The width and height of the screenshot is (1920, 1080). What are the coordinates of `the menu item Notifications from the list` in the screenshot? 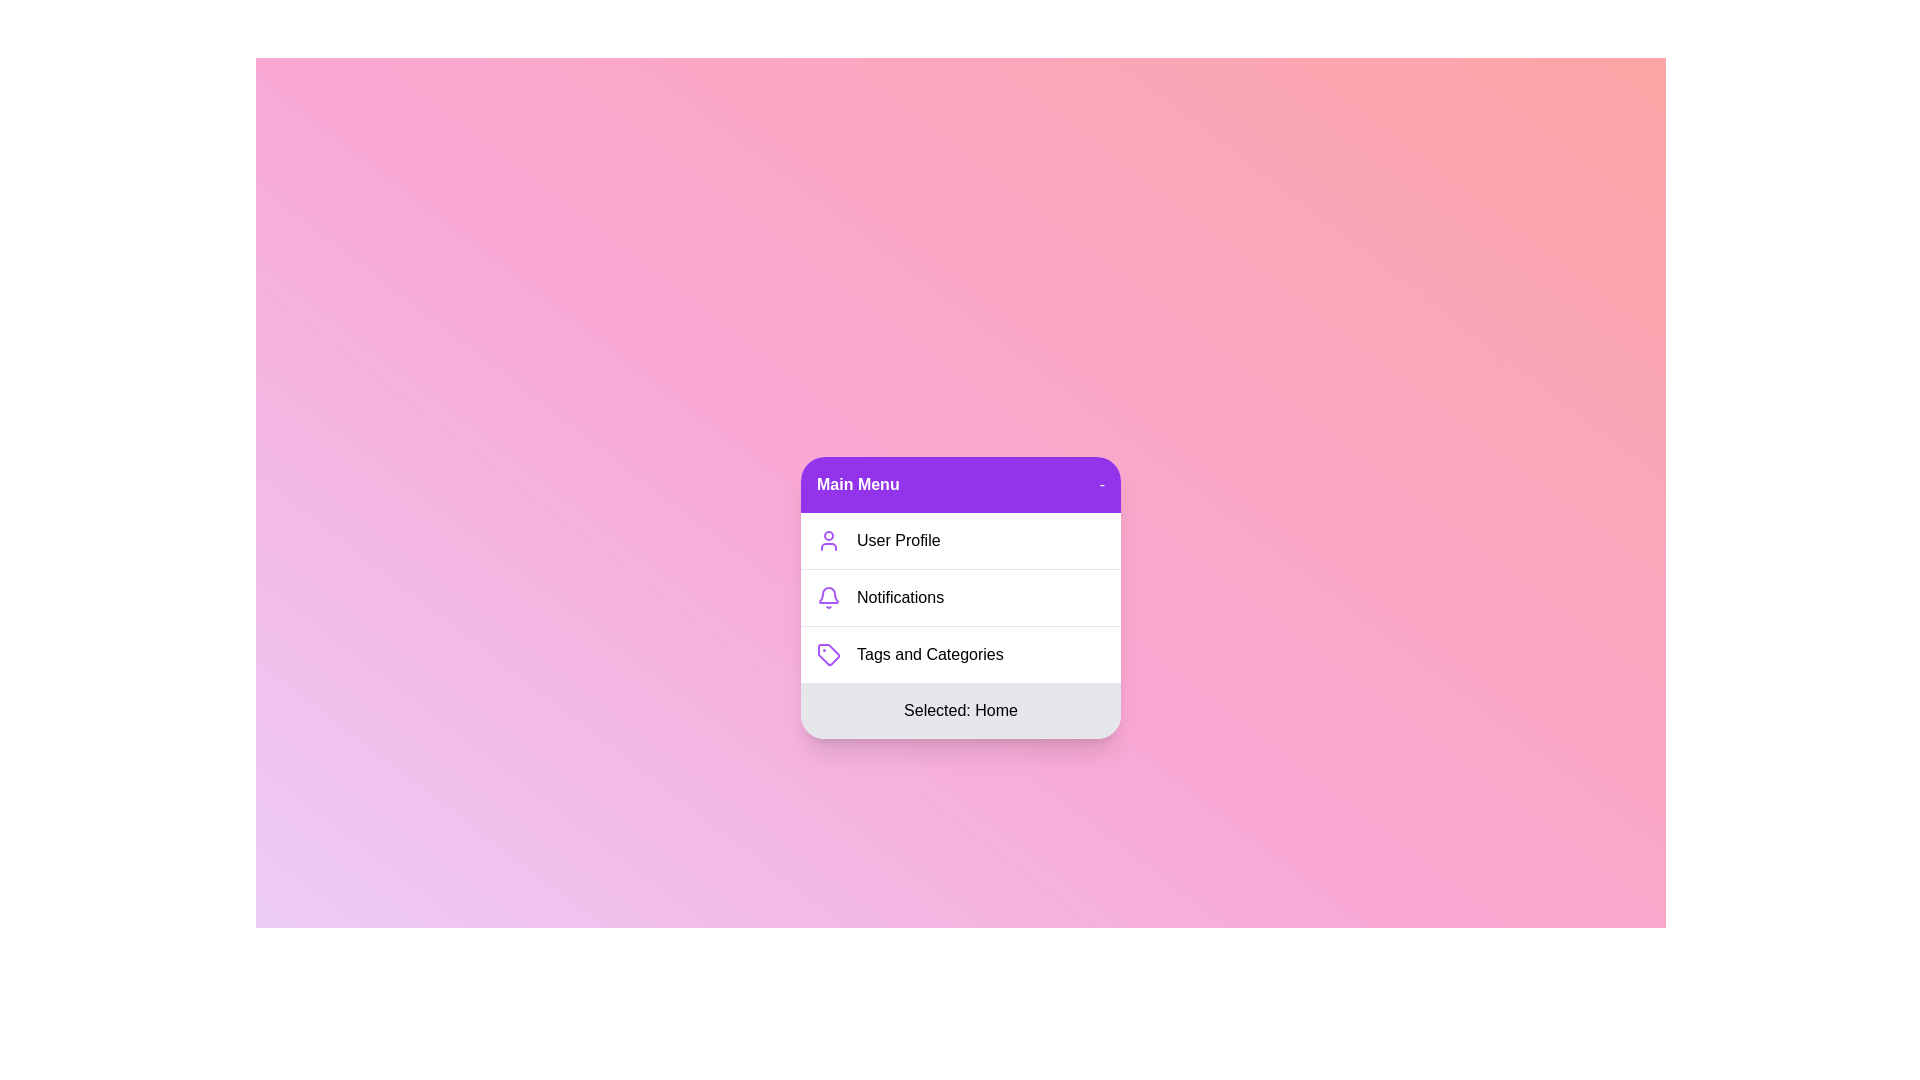 It's located at (960, 596).